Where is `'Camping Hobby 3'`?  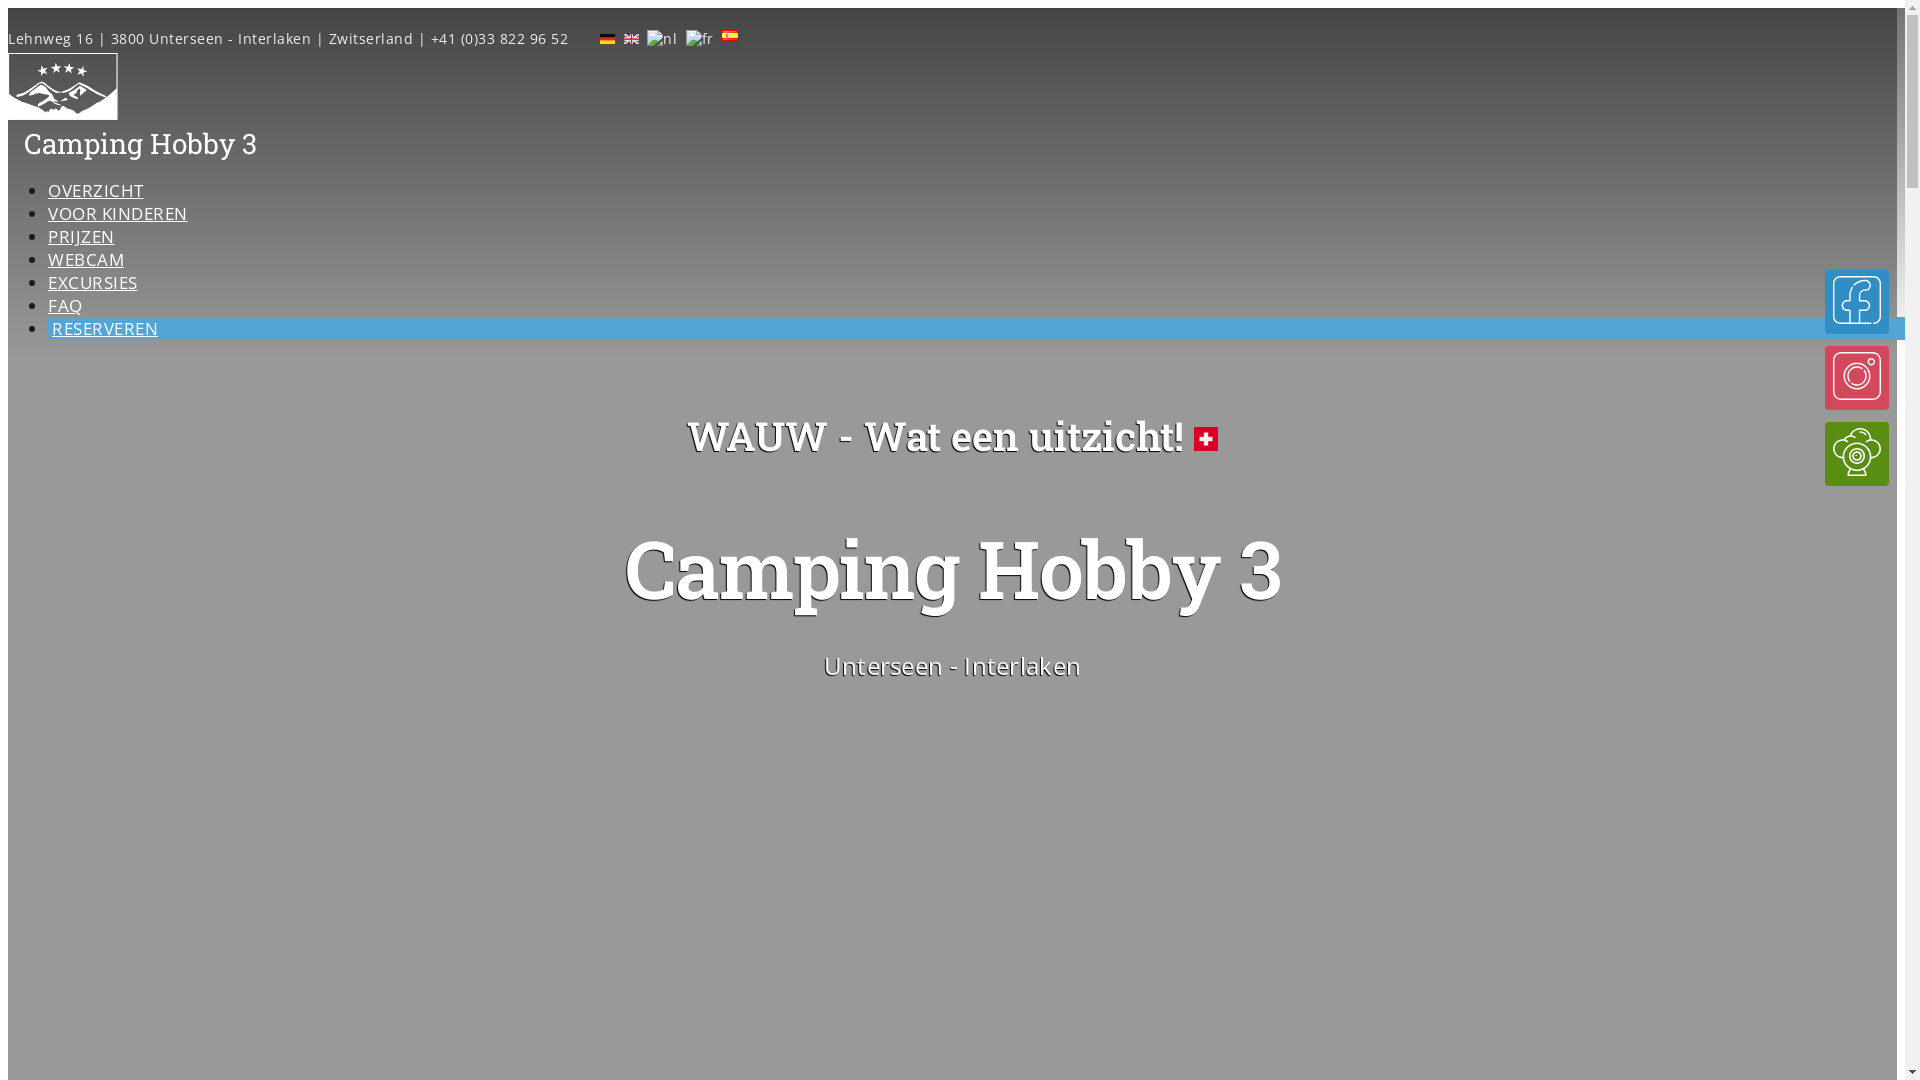 'Camping Hobby 3' is located at coordinates (24, 142).